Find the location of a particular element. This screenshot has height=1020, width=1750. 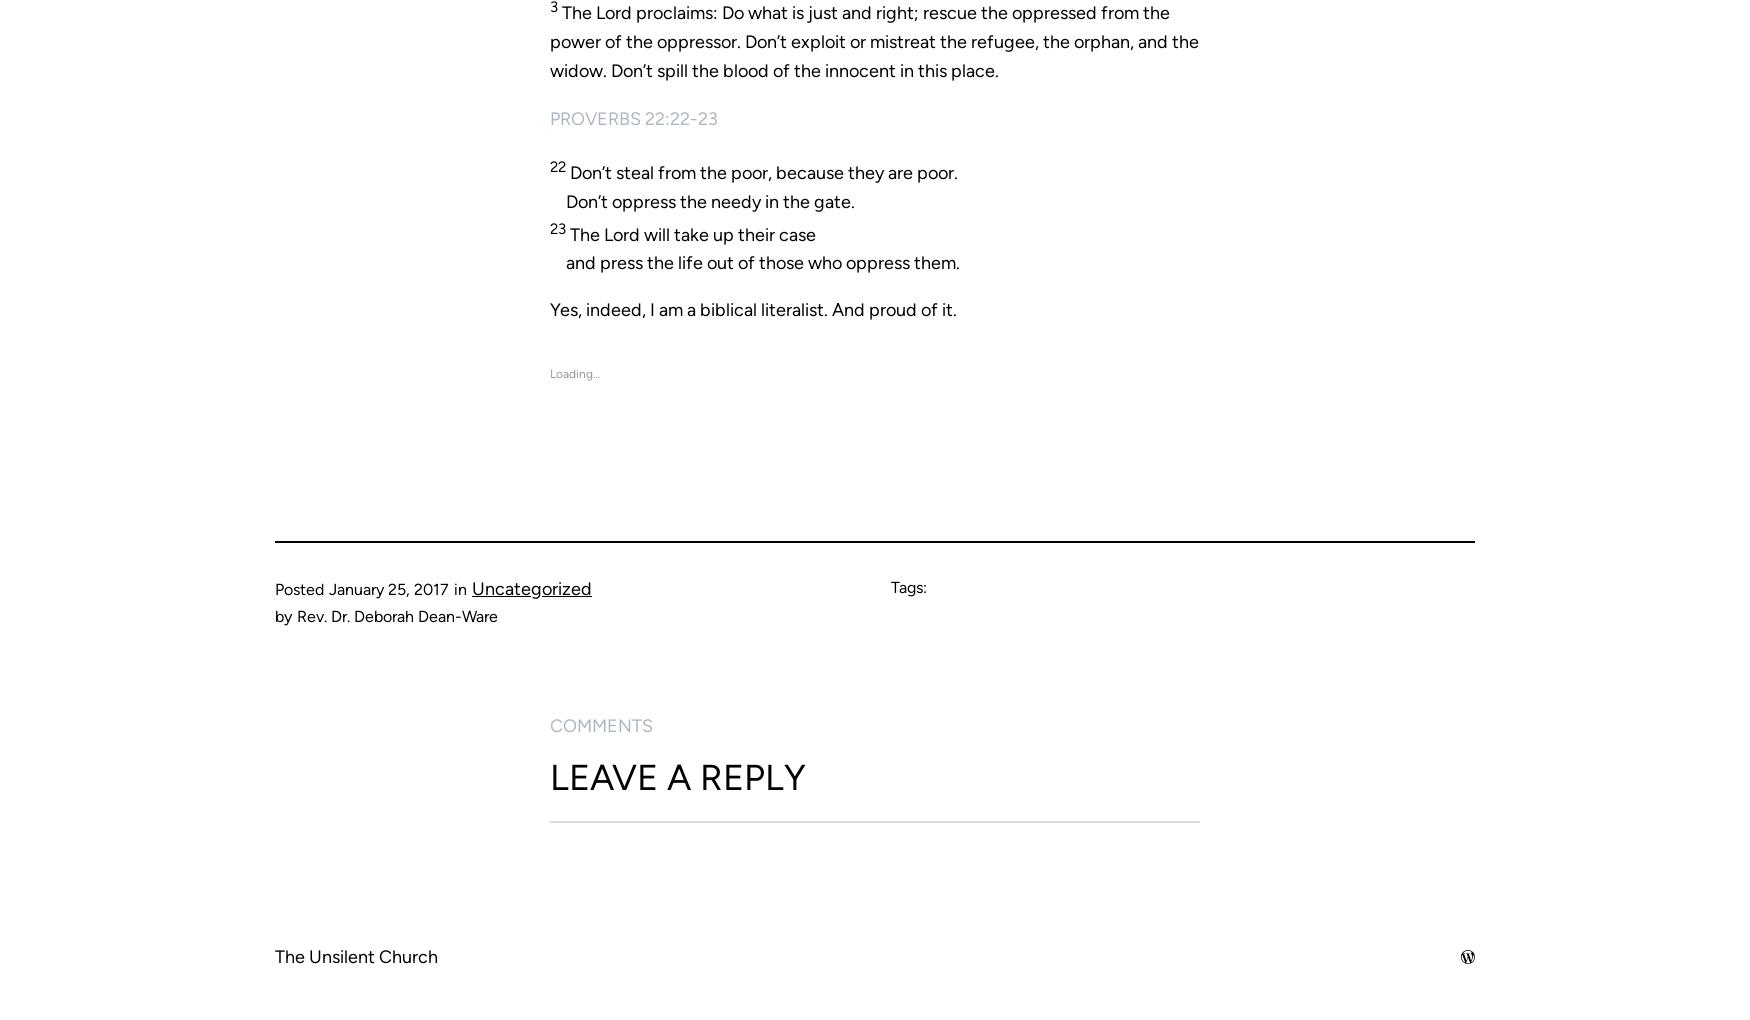

'Yes, indeed, I am a biblical literalist. And proud of it.' is located at coordinates (752, 309).